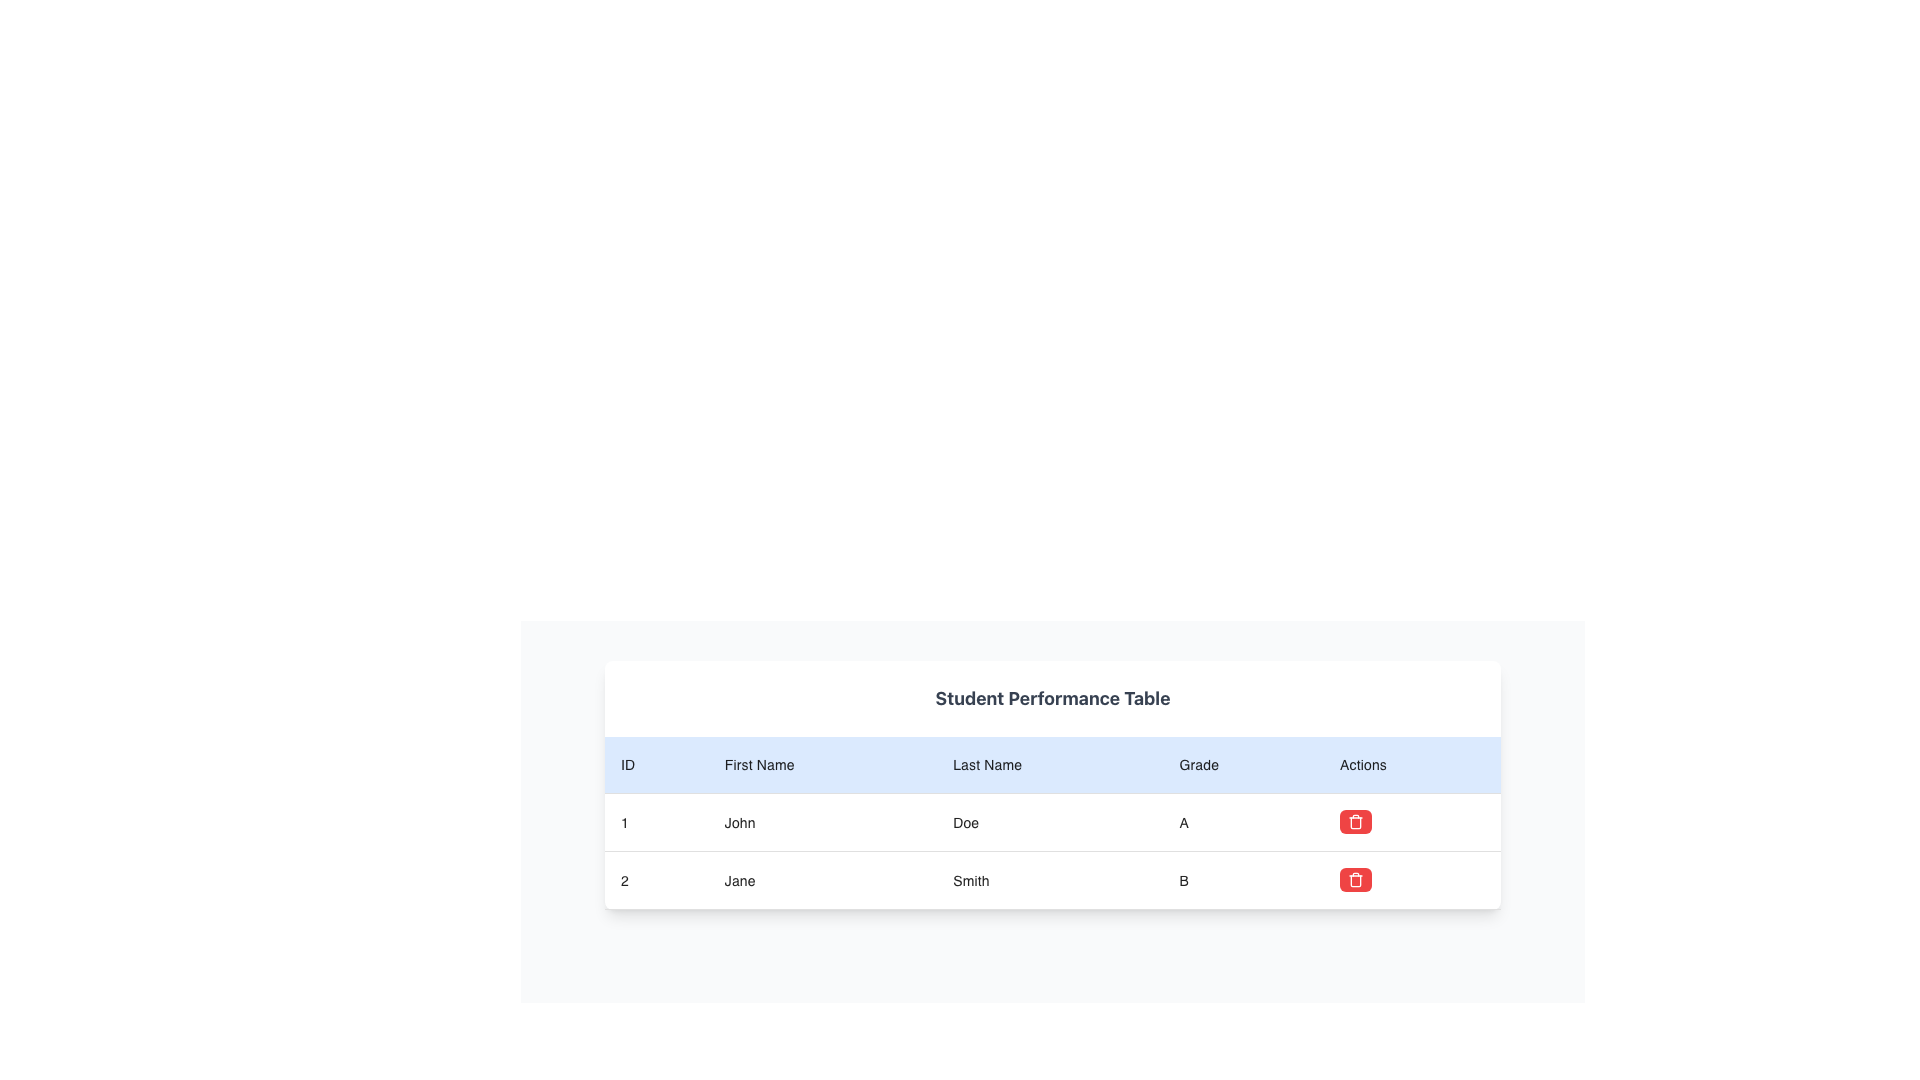  What do you see at coordinates (1411, 879) in the screenshot?
I see `interactive delete button contained within the Table cell for user 'Jane Smith', located in the fifth column of the 'Actions' section` at bounding box center [1411, 879].